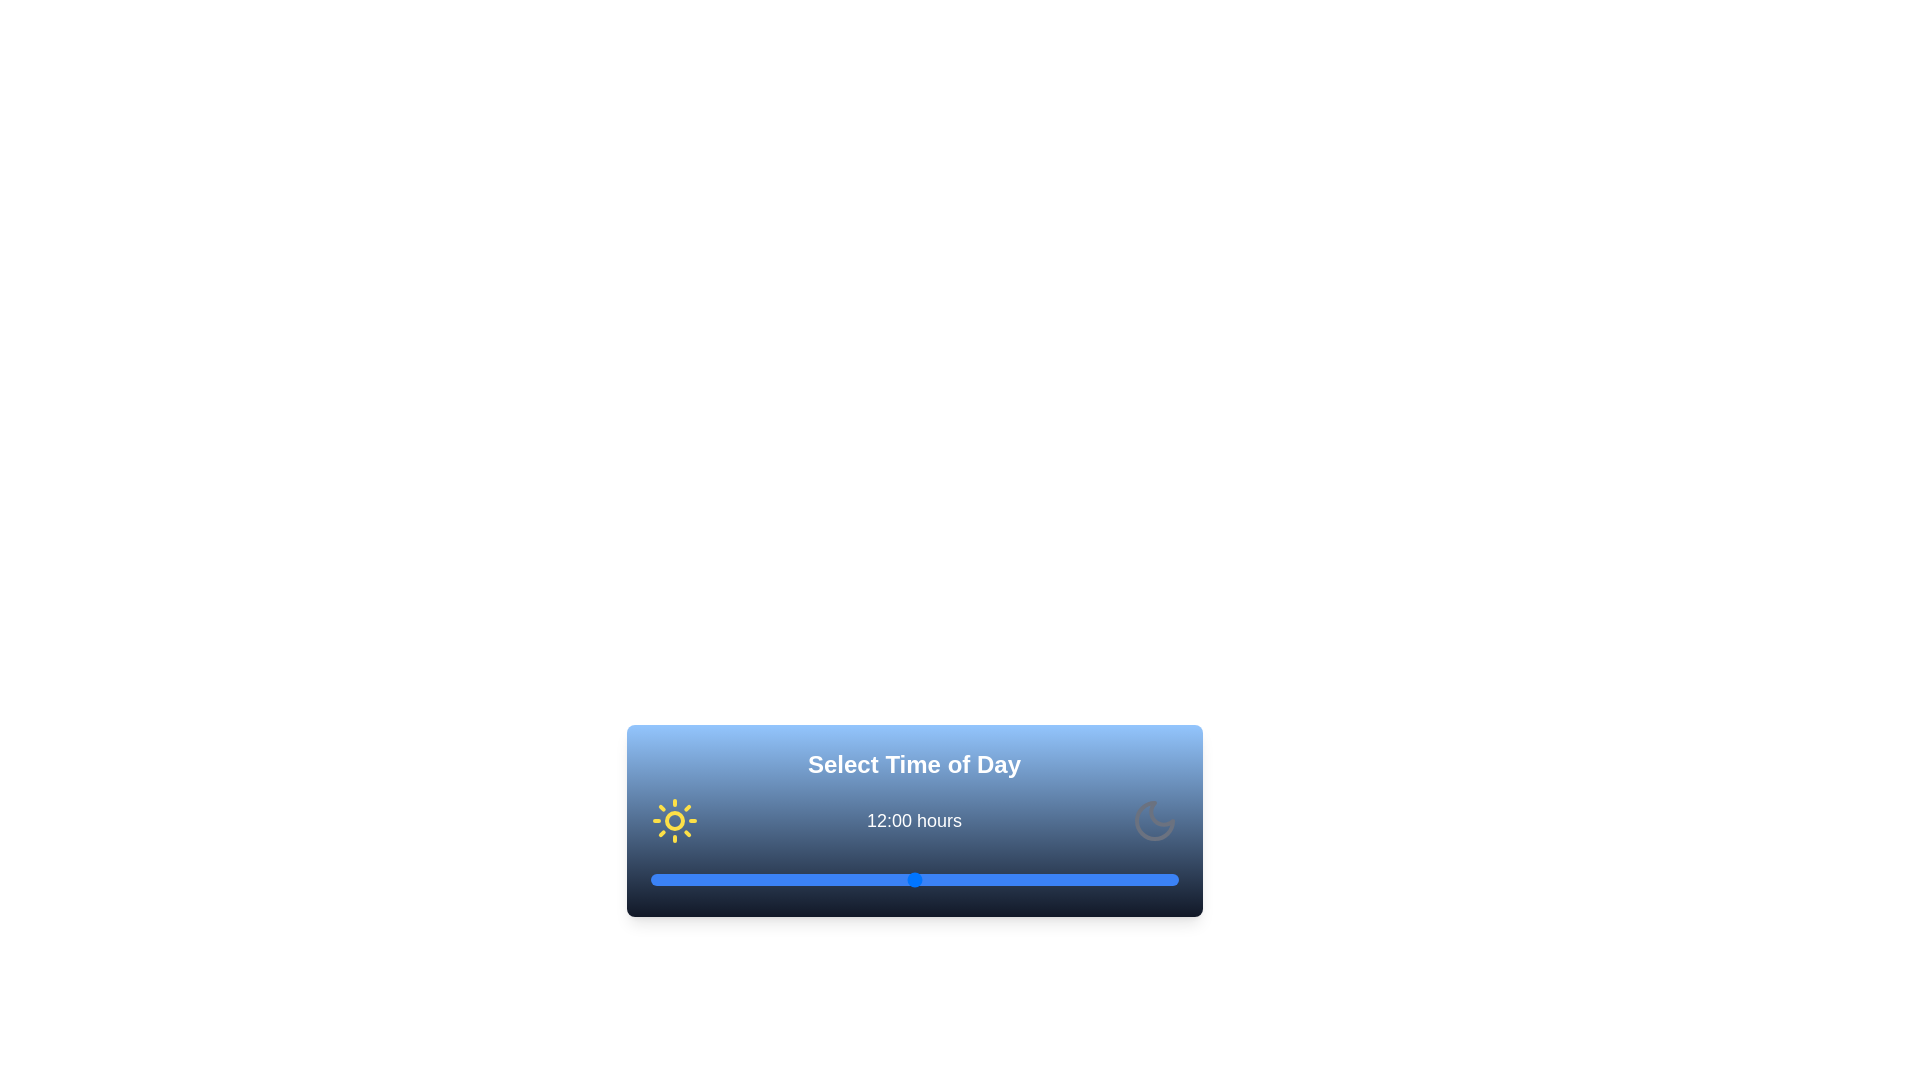 The height and width of the screenshot is (1080, 1920). Describe the element at coordinates (674, 821) in the screenshot. I see `the sun icon to interact with it` at that location.